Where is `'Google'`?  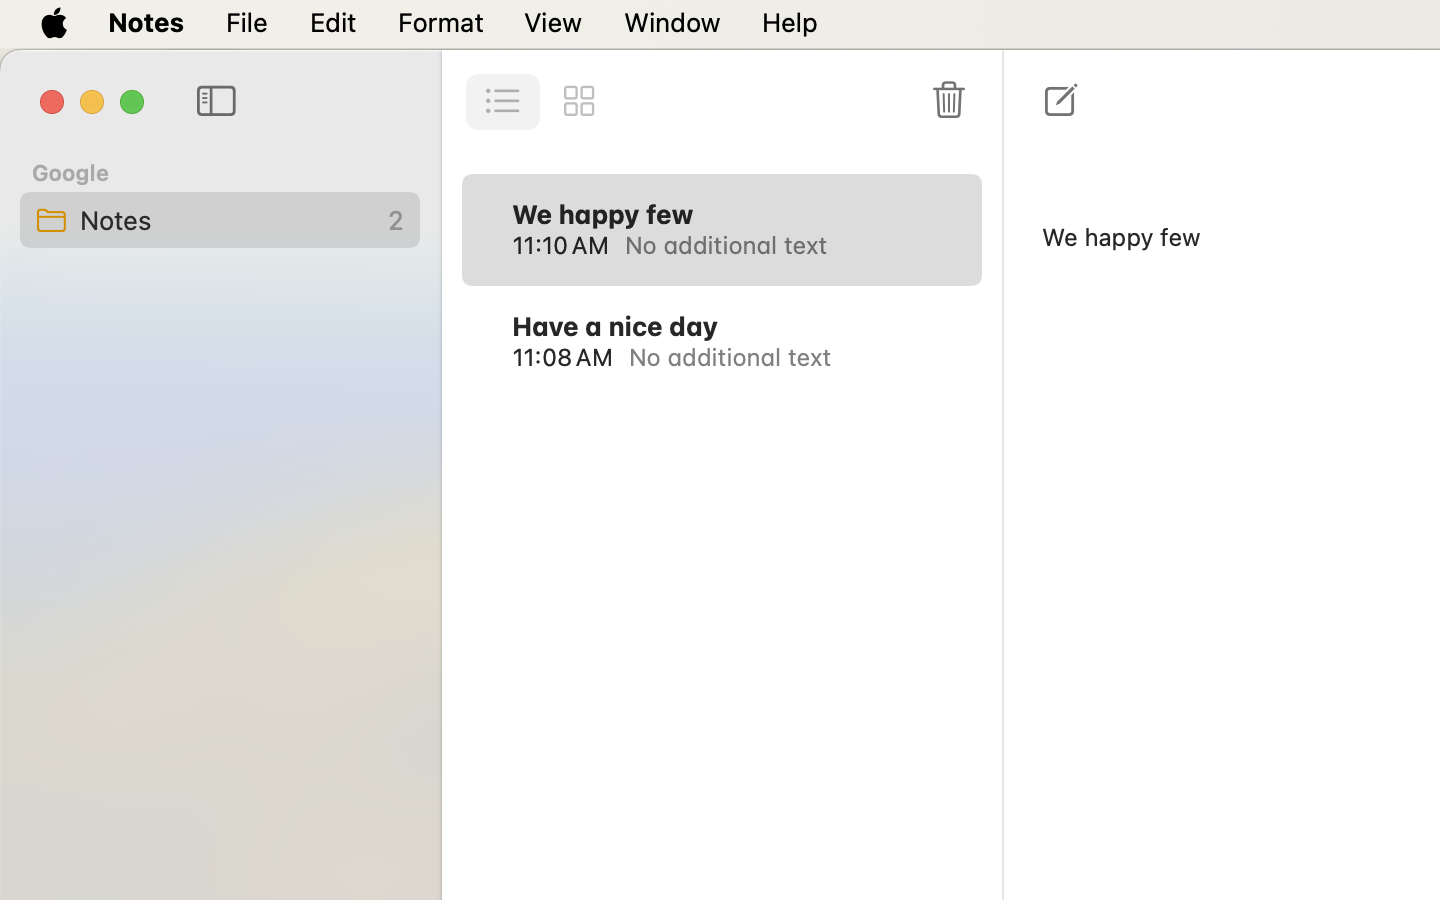 'Google' is located at coordinates (70, 171).